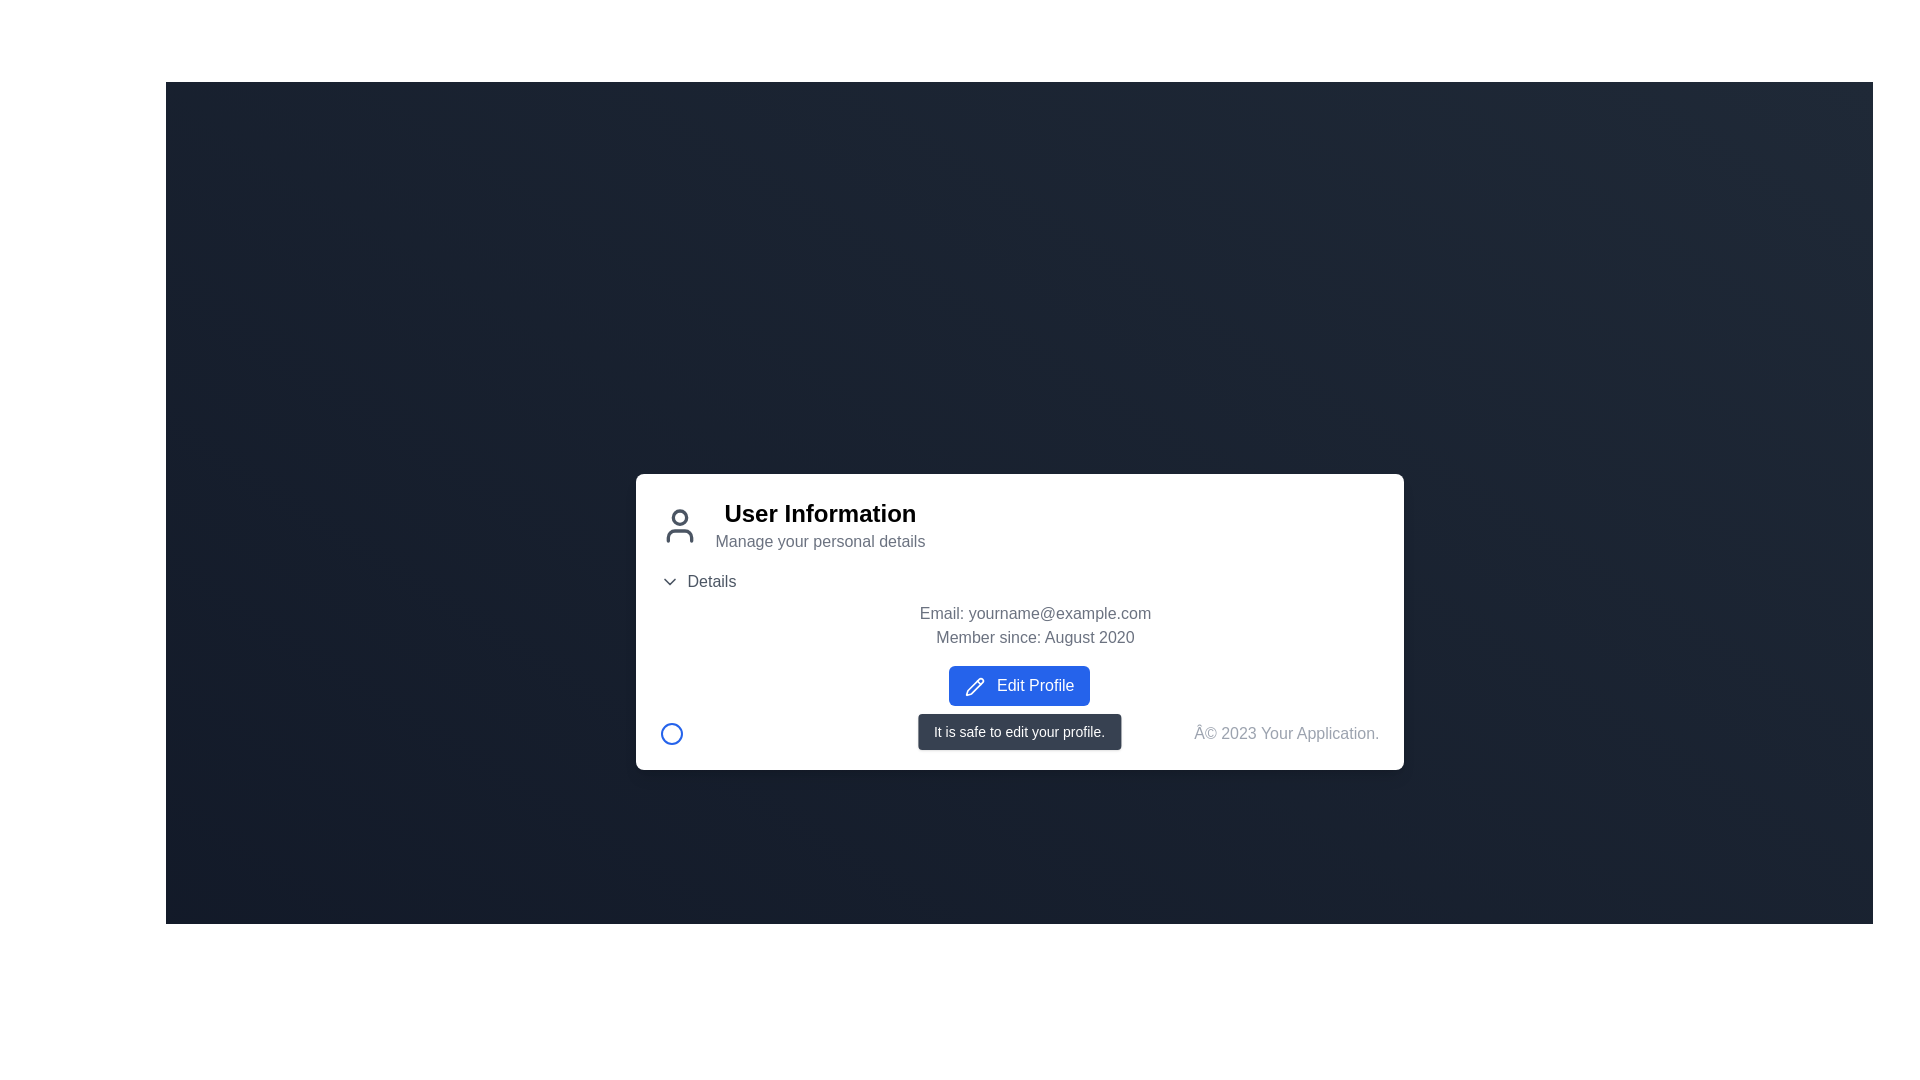  What do you see at coordinates (974, 685) in the screenshot?
I see `the small pencil icon on the left edge of the blue 'Edit Profile' button labeled in white text` at bounding box center [974, 685].